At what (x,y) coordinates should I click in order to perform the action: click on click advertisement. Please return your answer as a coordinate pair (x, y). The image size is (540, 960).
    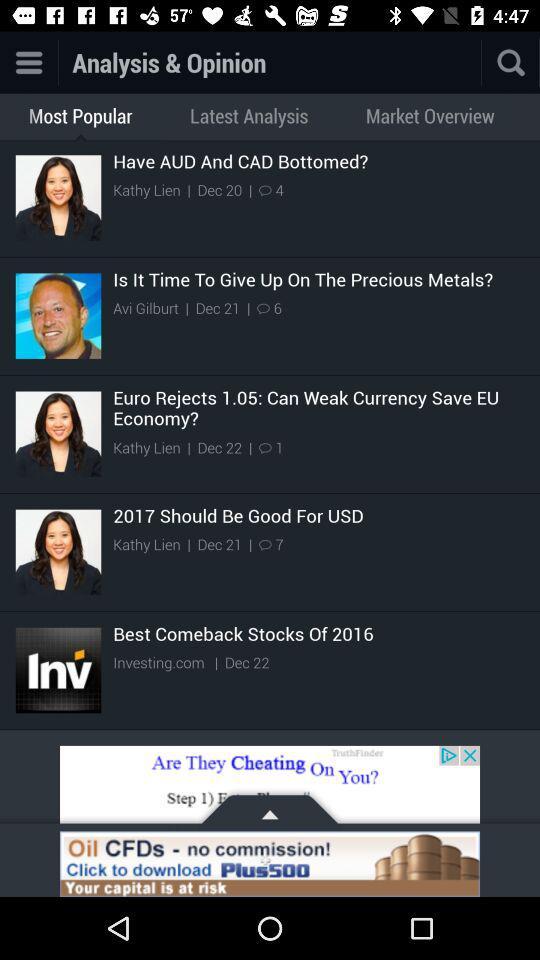
    Looking at the image, I should click on (270, 863).